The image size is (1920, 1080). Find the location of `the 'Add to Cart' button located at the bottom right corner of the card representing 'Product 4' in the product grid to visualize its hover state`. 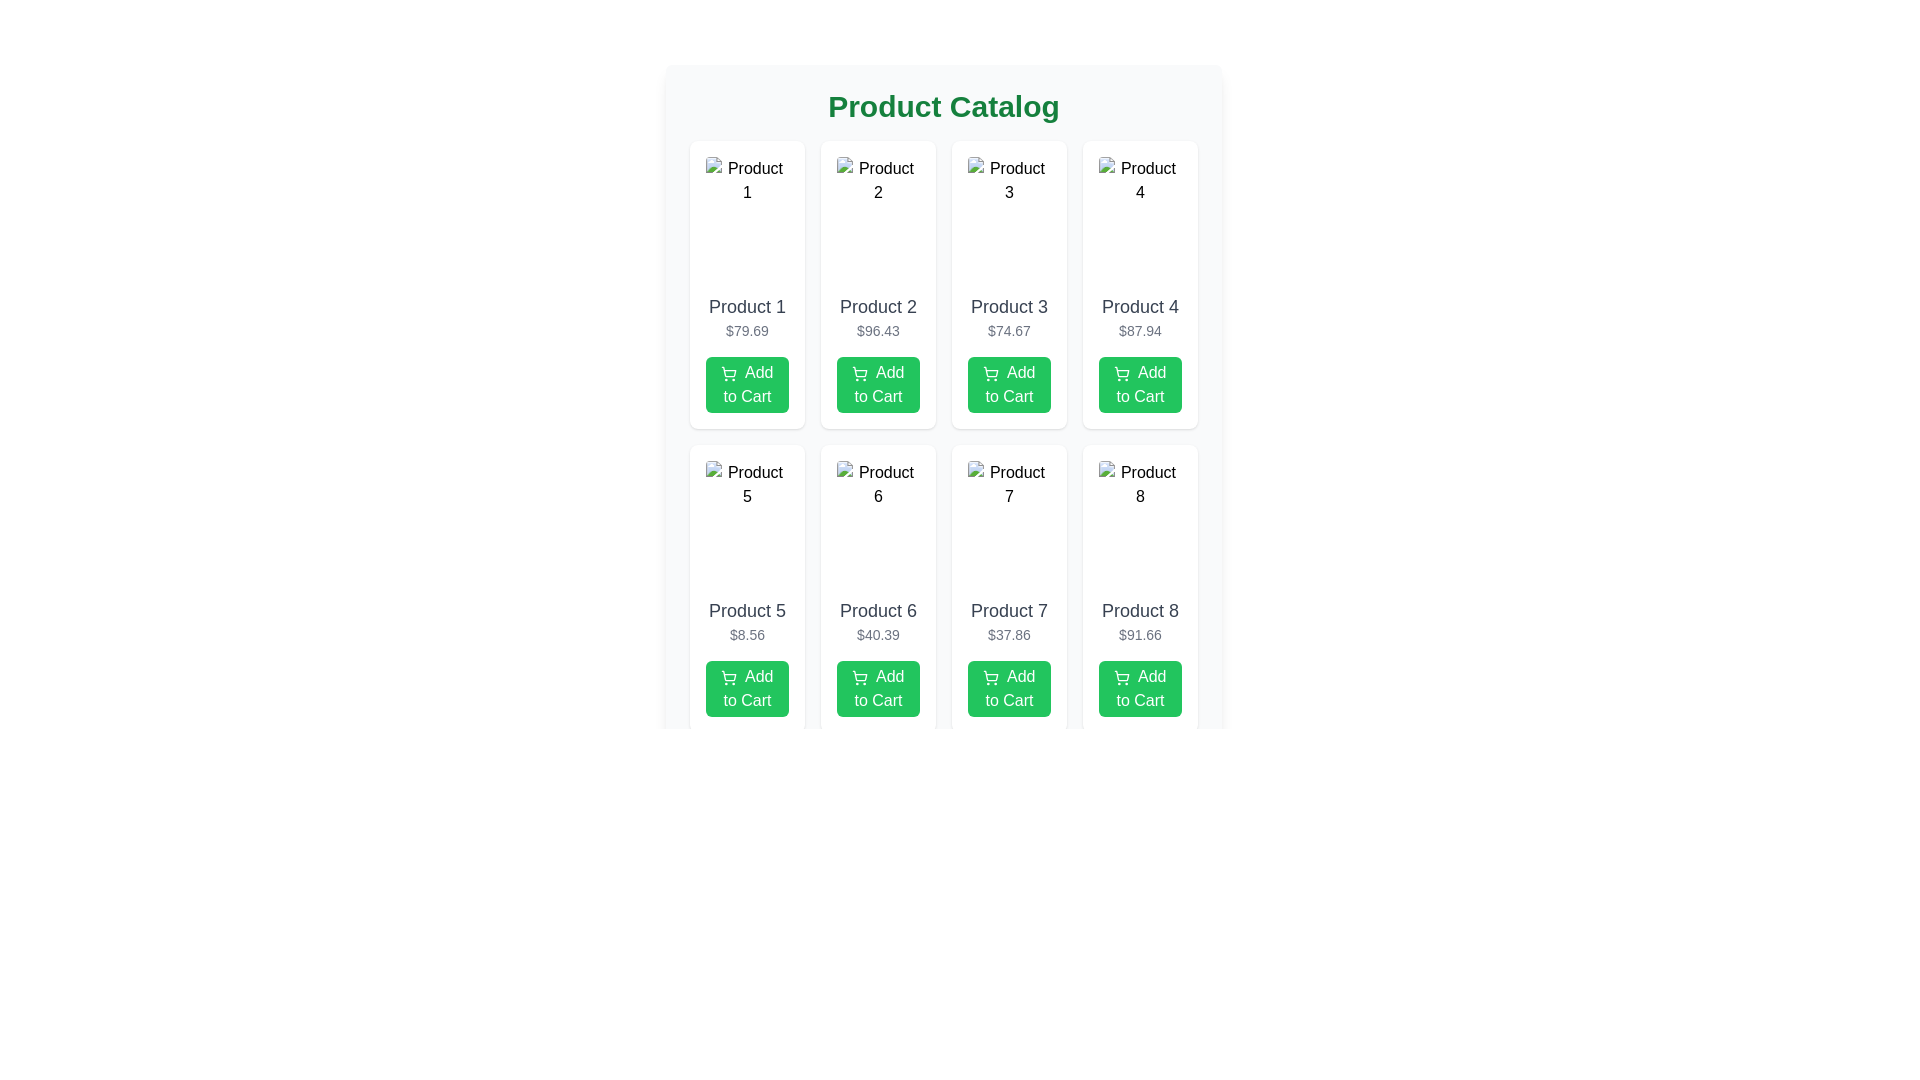

the 'Add to Cart' button located at the bottom right corner of the card representing 'Product 4' in the product grid to visualize its hover state is located at coordinates (1140, 385).